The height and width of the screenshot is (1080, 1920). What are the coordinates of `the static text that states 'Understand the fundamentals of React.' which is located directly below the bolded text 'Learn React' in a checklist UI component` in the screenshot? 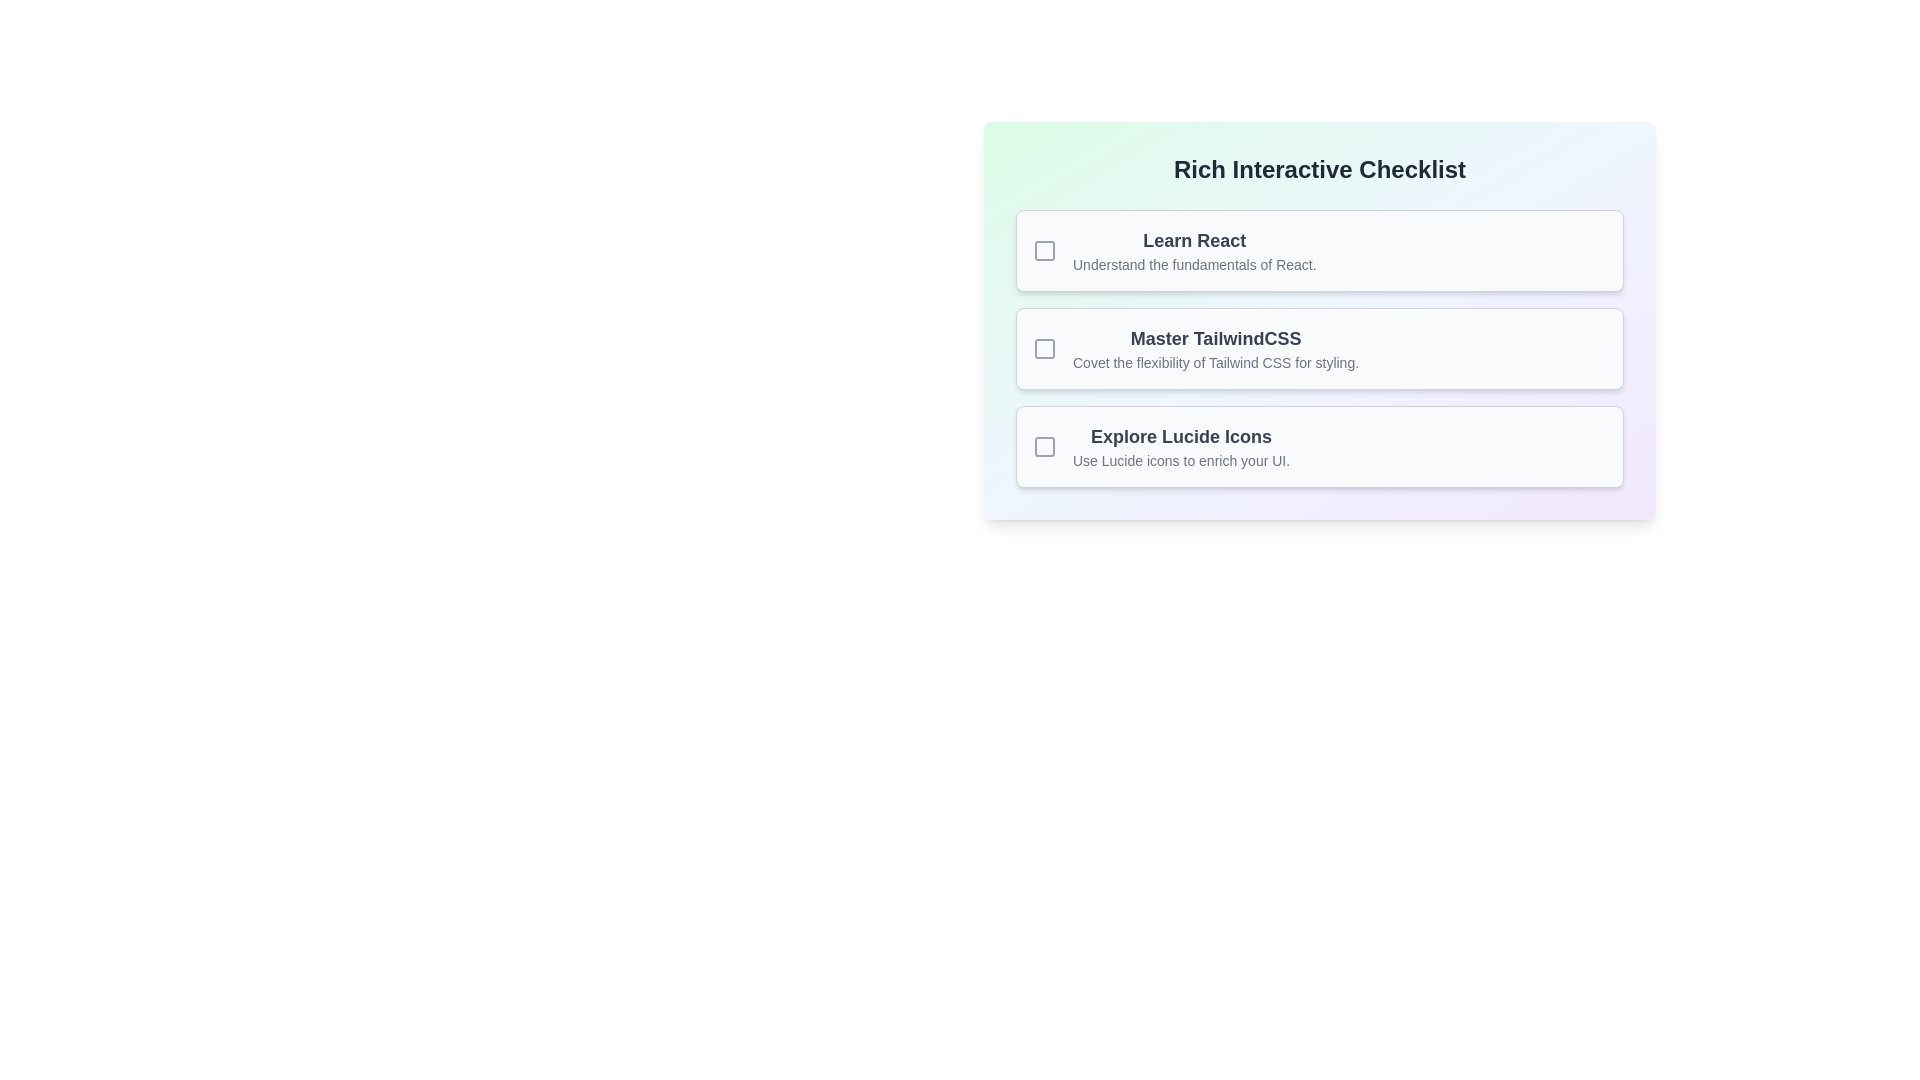 It's located at (1194, 264).